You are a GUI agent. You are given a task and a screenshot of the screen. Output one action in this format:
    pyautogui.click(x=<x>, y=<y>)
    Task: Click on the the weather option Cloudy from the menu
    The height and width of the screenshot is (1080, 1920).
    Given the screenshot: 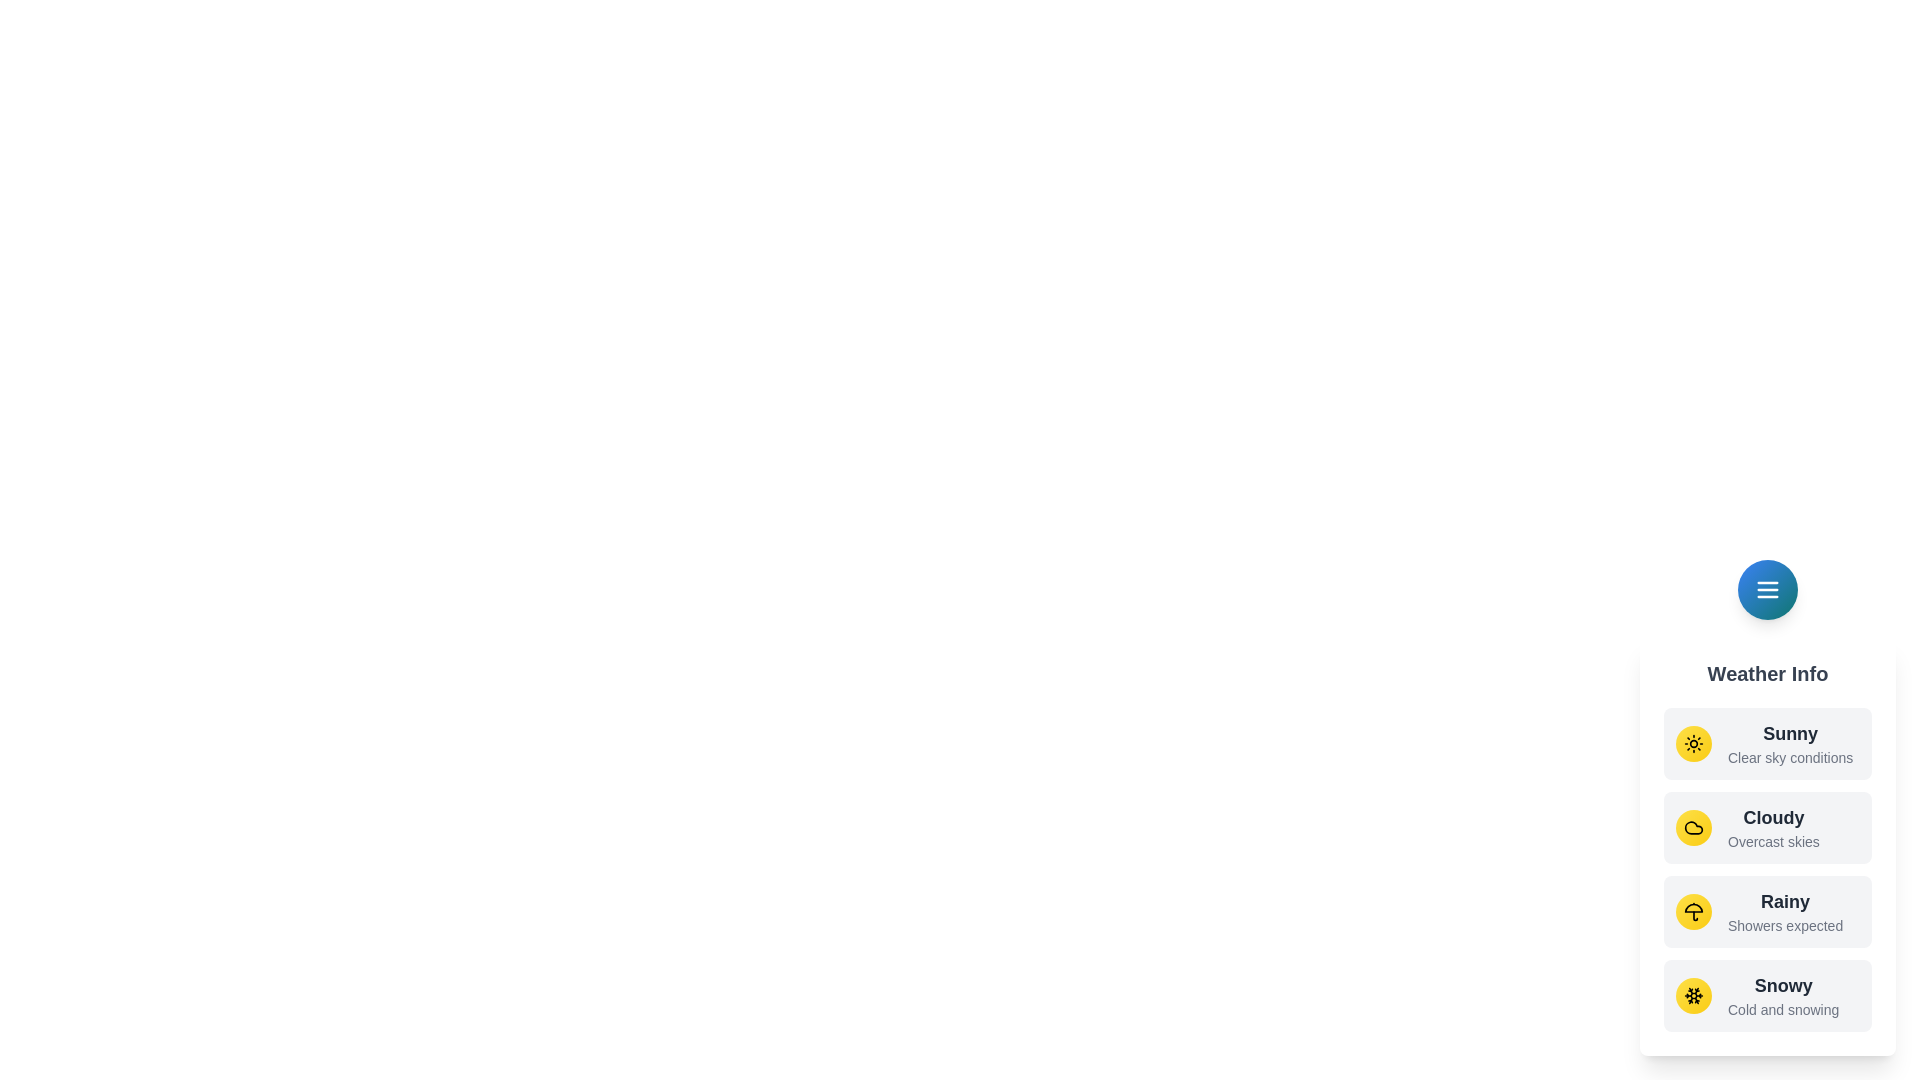 What is the action you would take?
    pyautogui.click(x=1767, y=828)
    